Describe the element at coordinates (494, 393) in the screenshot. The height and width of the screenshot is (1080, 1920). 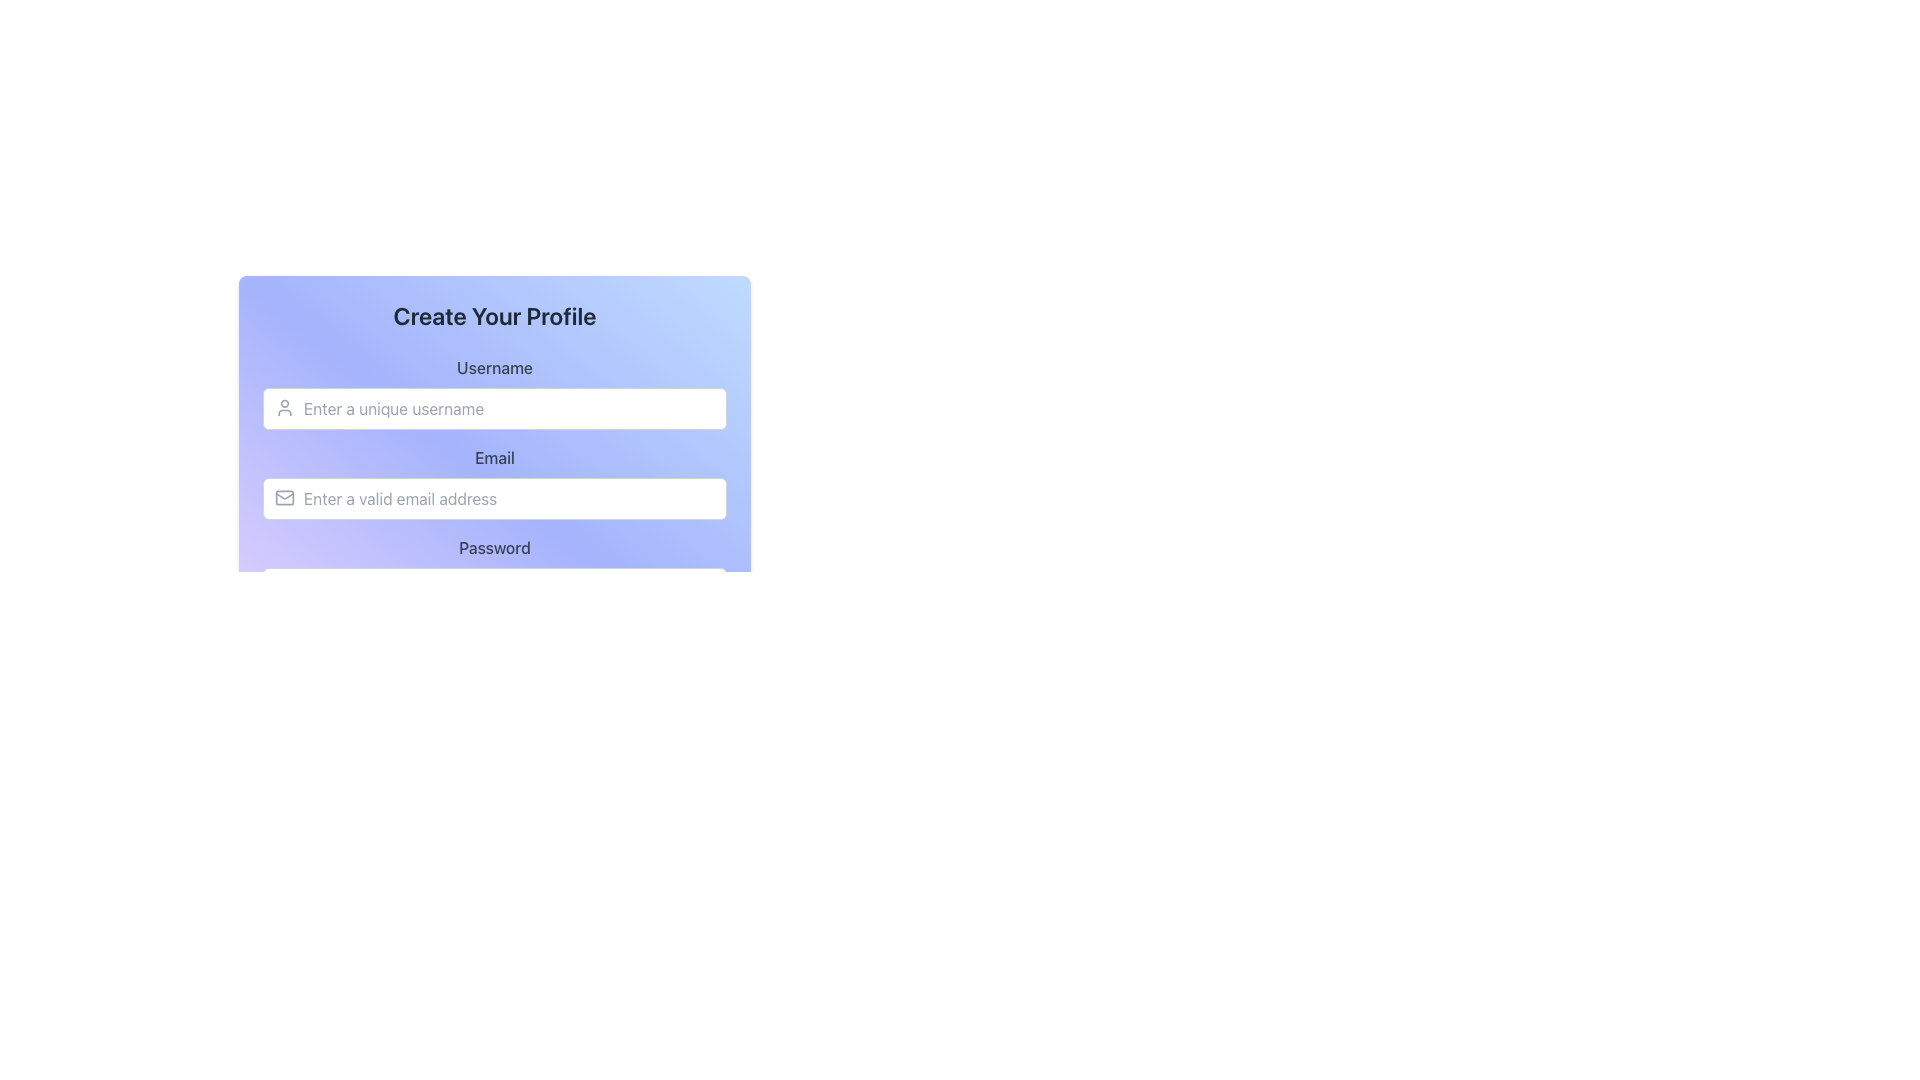
I see `the 'Username' text label, which is the first label in the 'Create Your Profile' form, styled in medium font with muted gray color` at that location.